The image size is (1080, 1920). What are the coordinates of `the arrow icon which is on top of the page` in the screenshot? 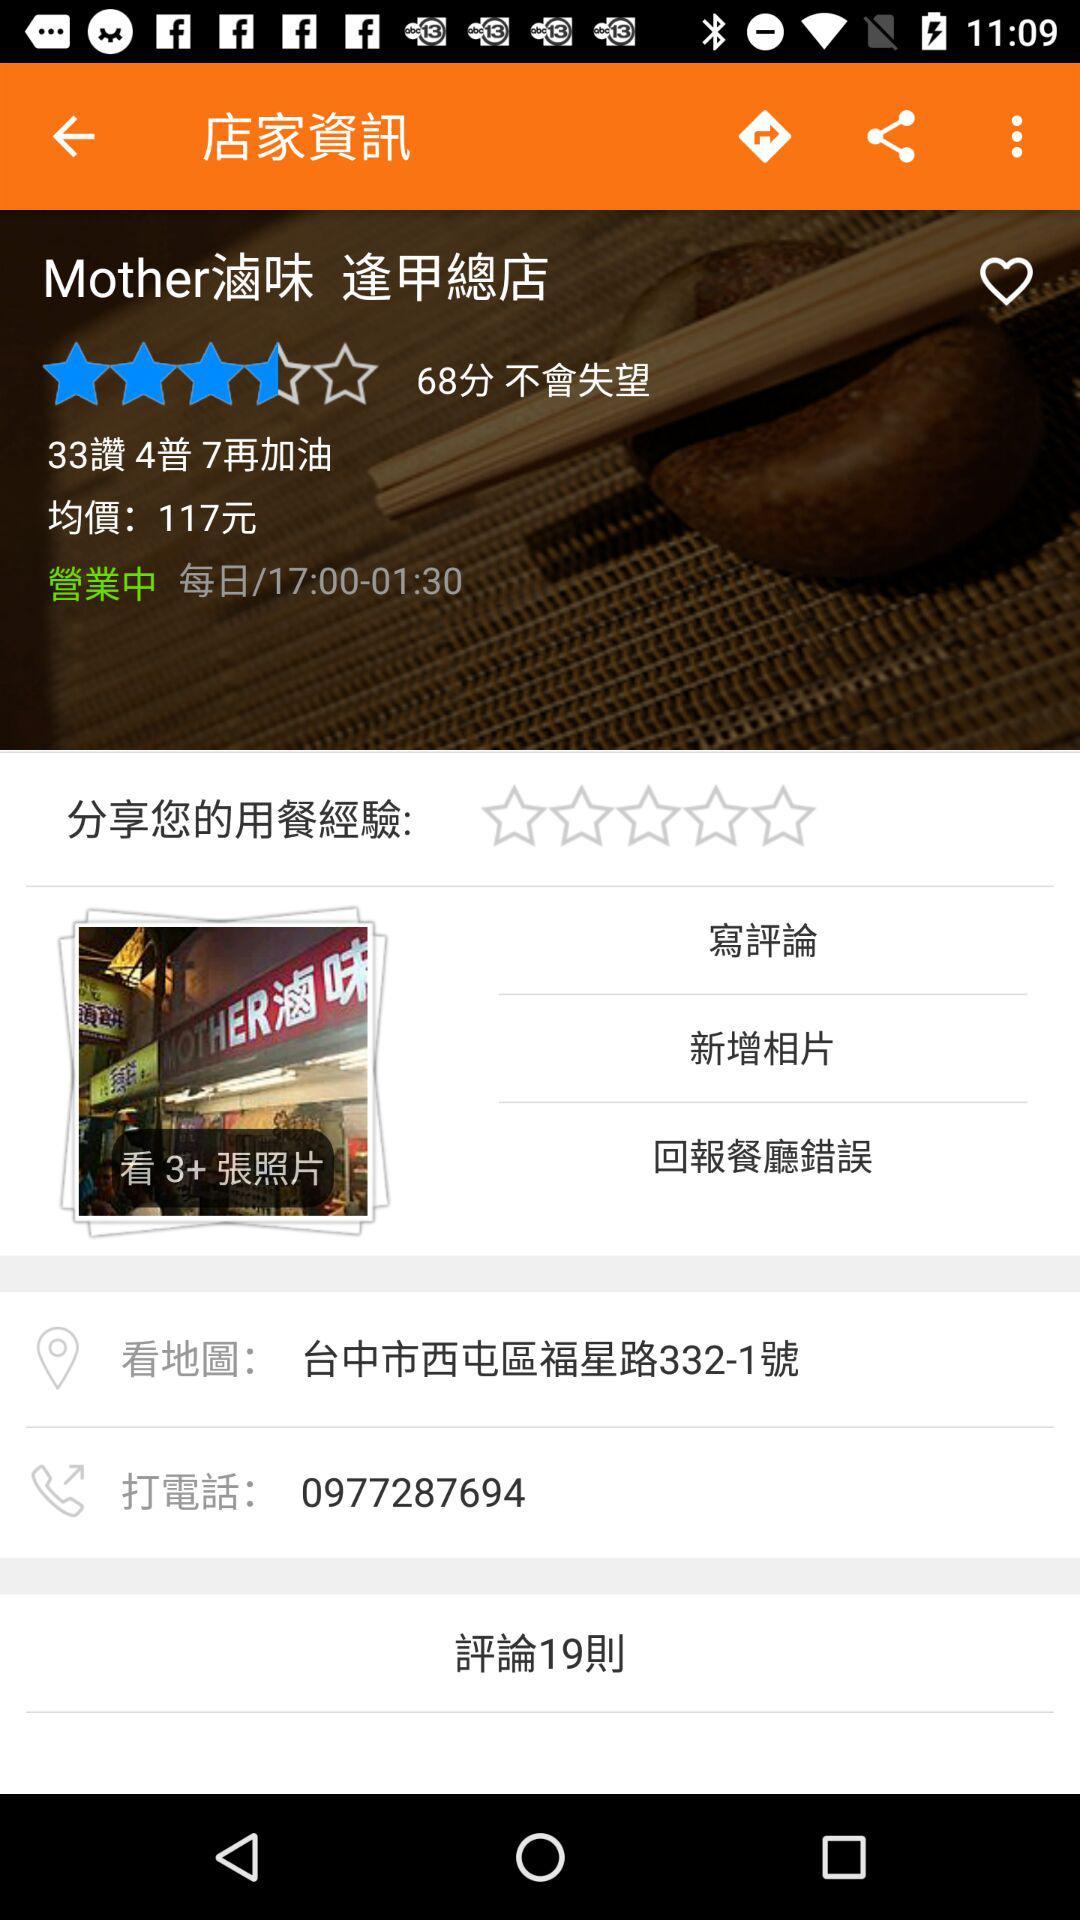 It's located at (764, 136).